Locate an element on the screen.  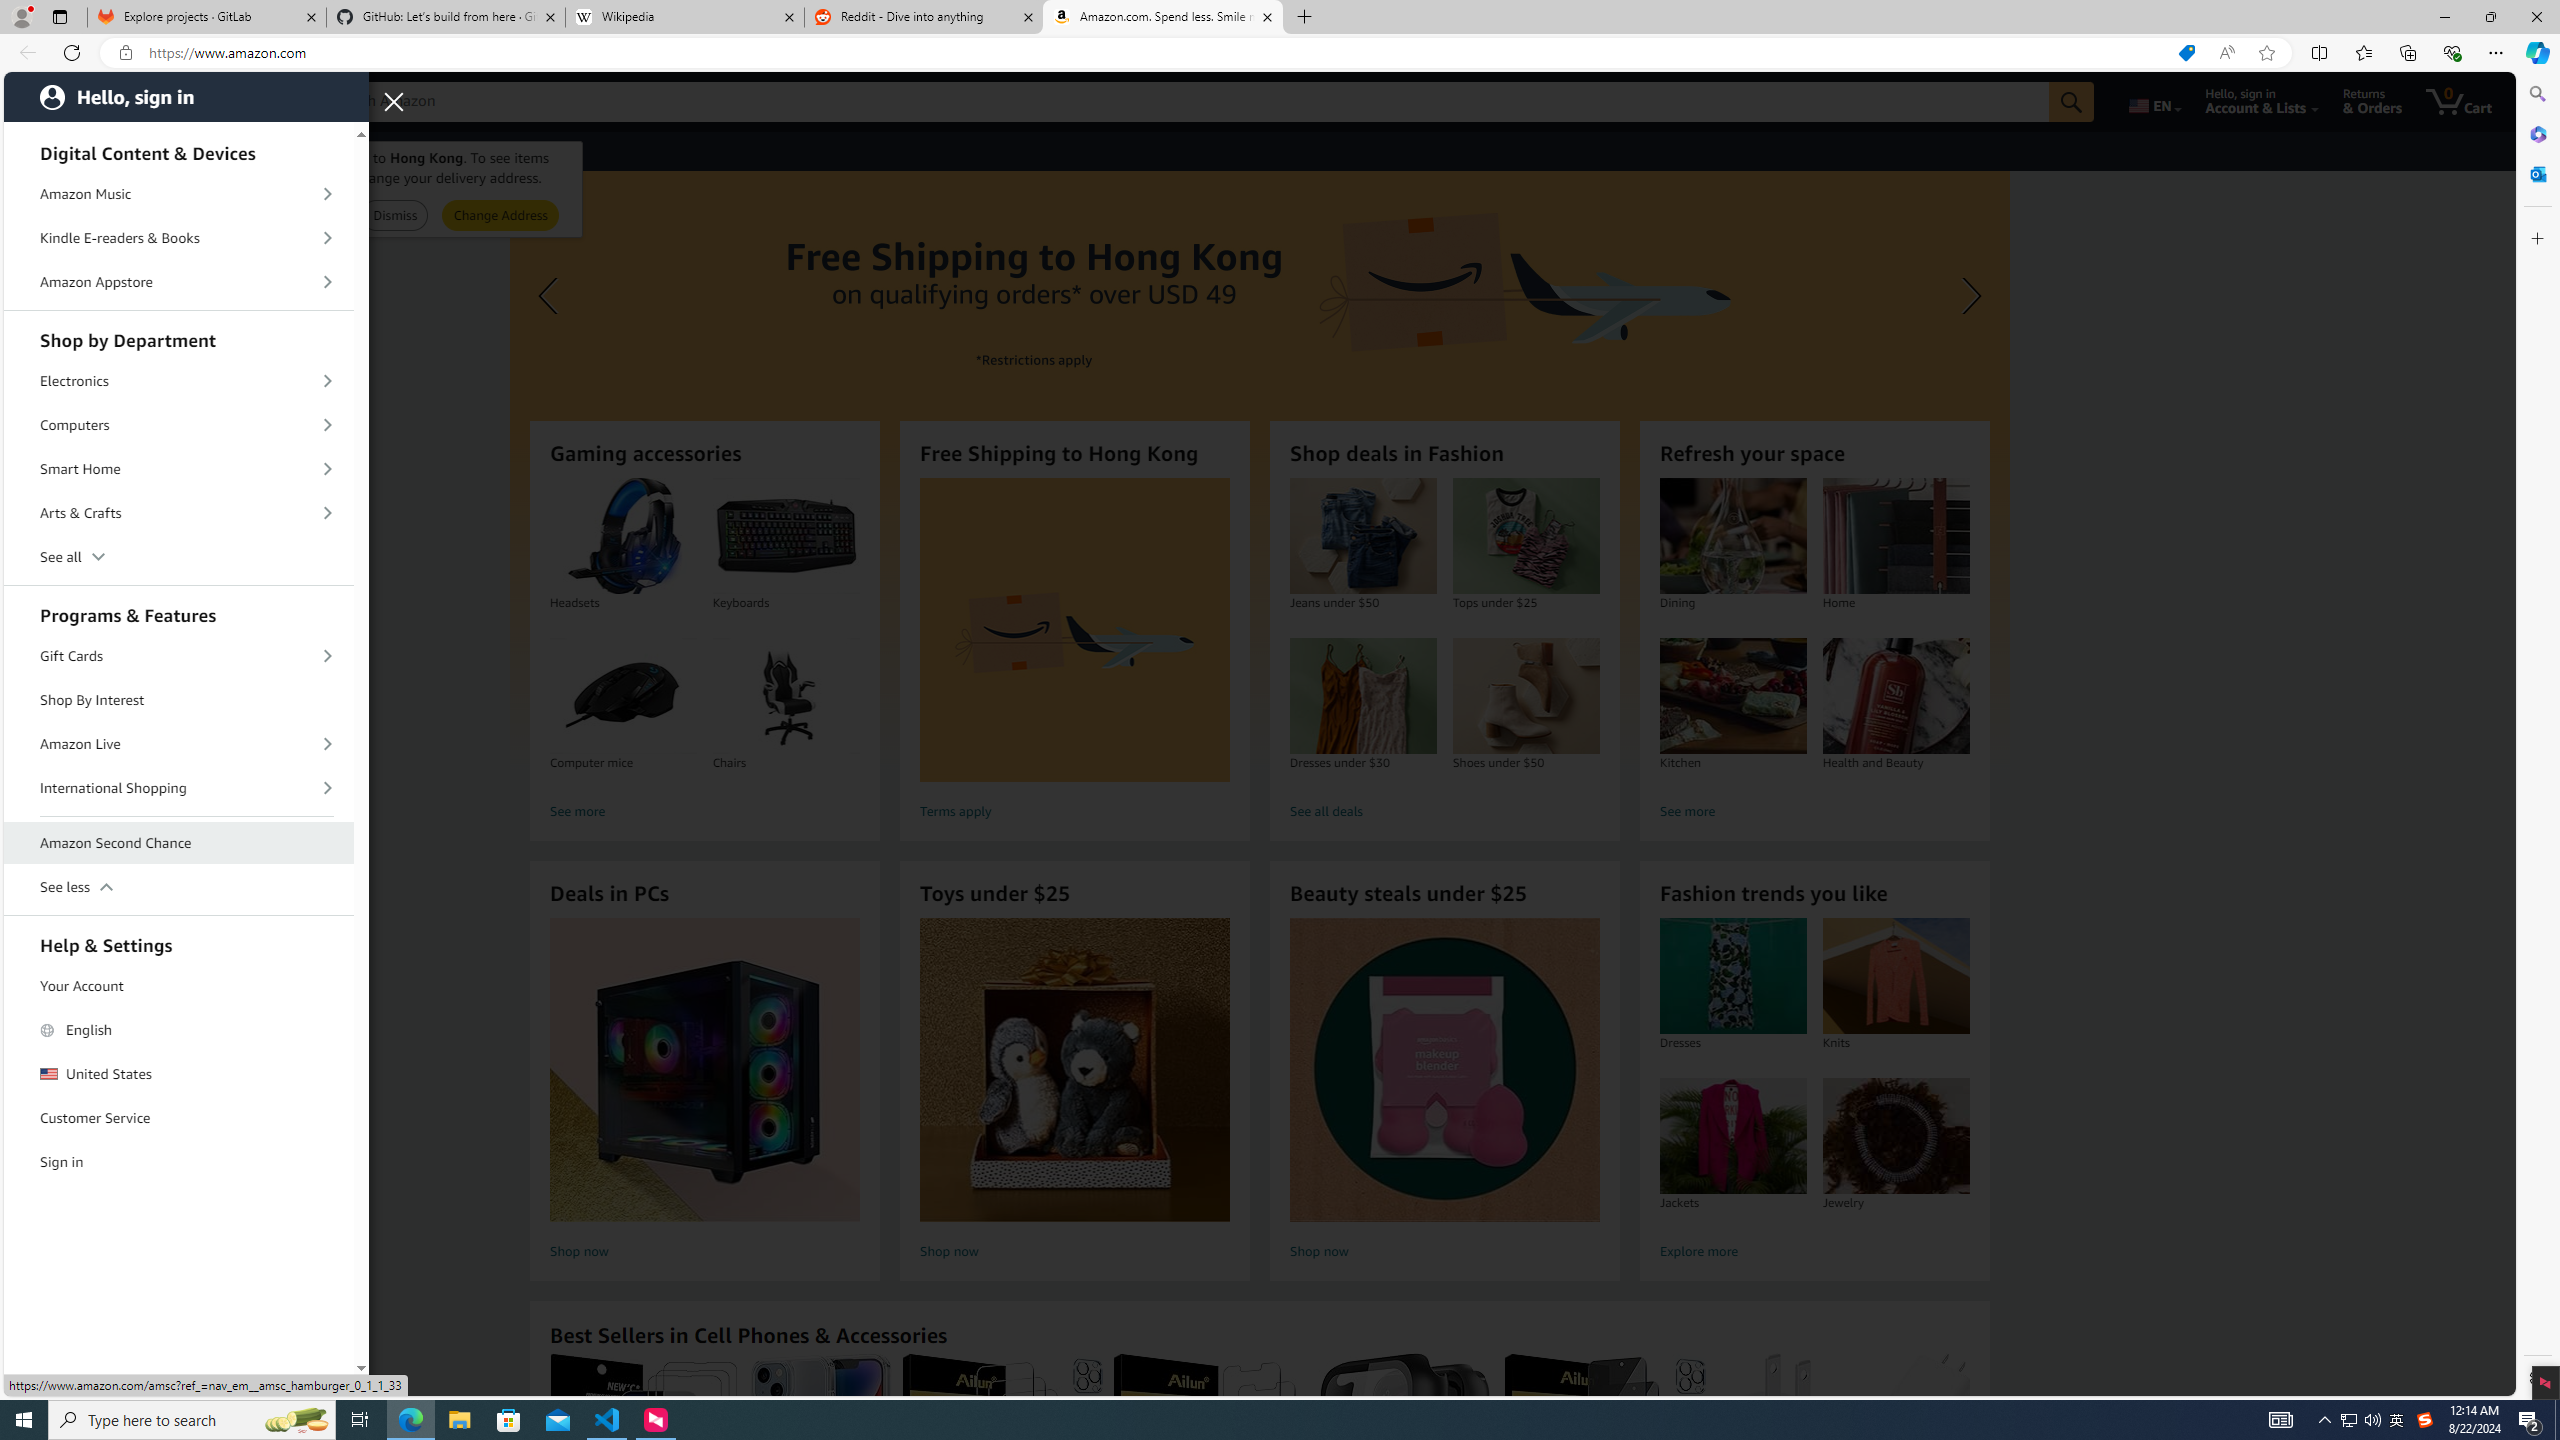
'United States' is located at coordinates (179, 1073).